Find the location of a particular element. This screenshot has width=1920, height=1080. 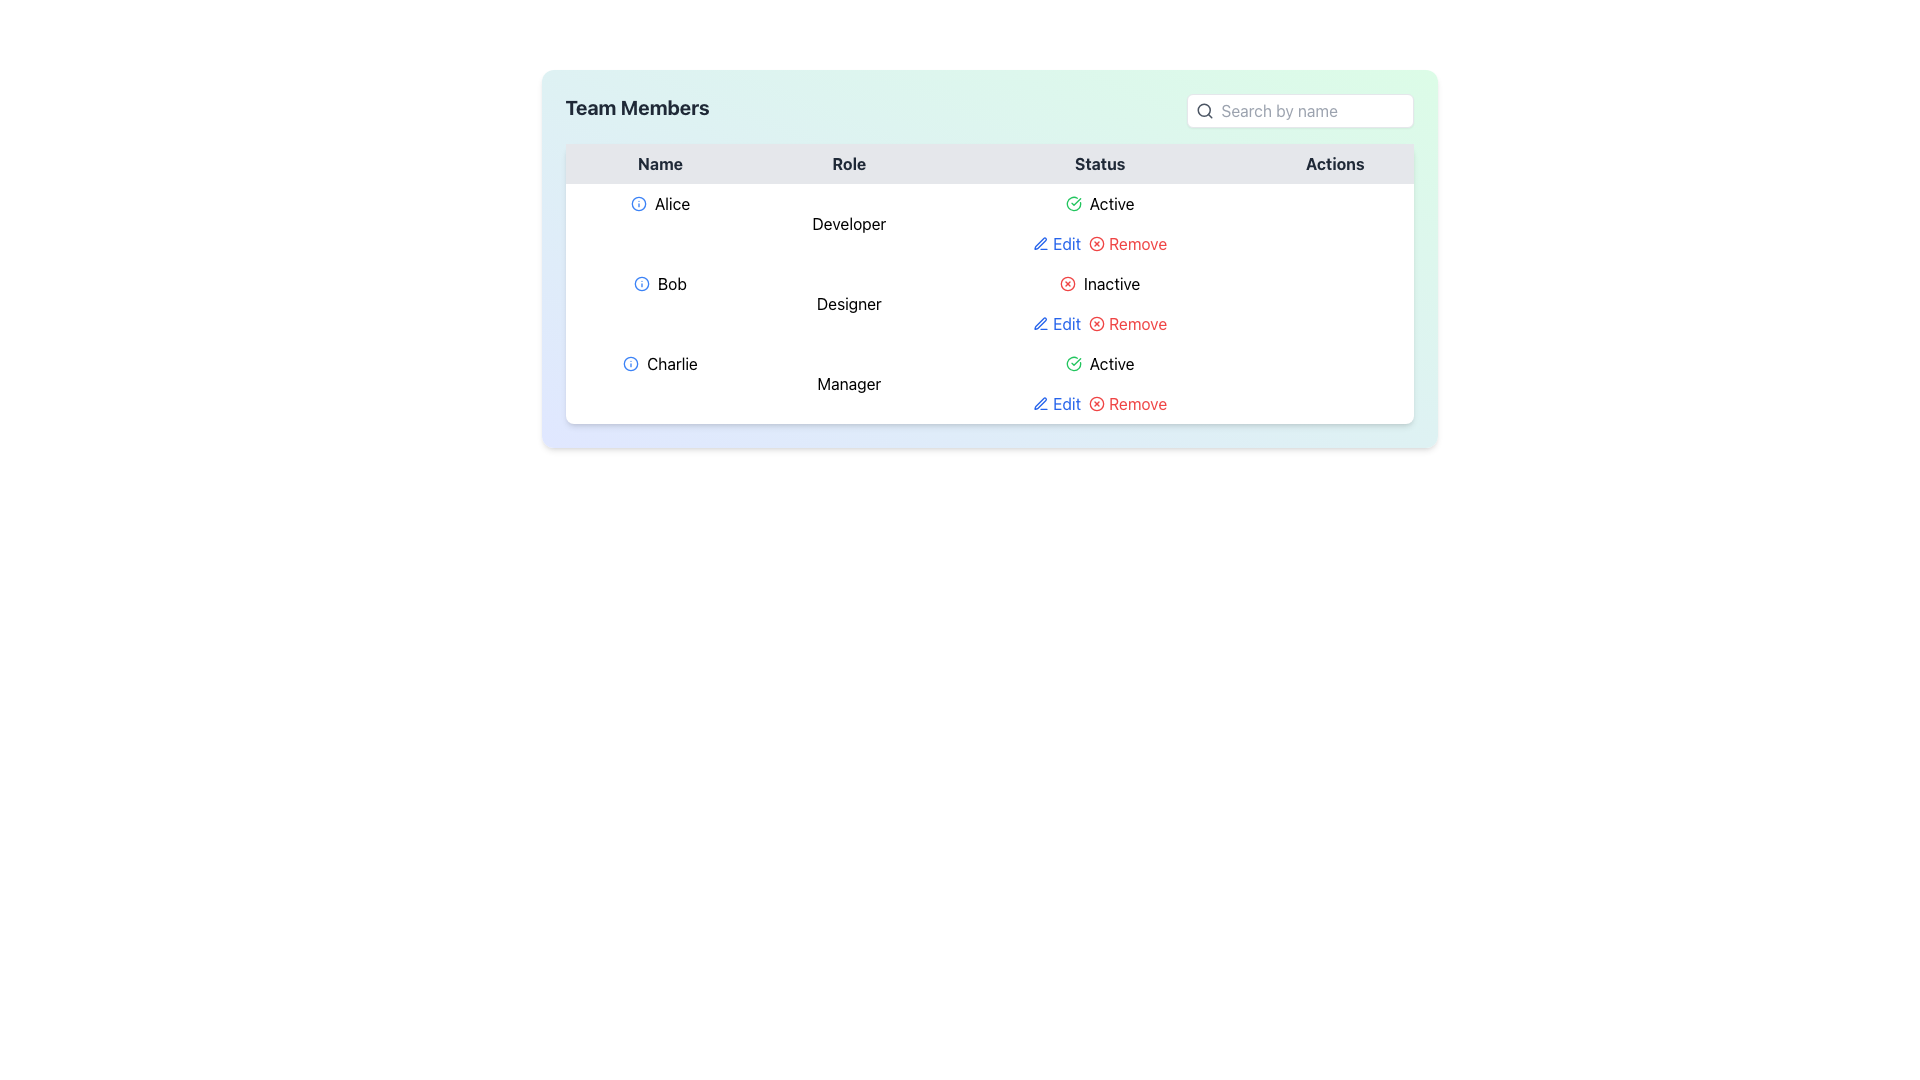

the informational icon located to the left of the text 'Bob' in the second row under the 'Name' column of the table is located at coordinates (642, 284).